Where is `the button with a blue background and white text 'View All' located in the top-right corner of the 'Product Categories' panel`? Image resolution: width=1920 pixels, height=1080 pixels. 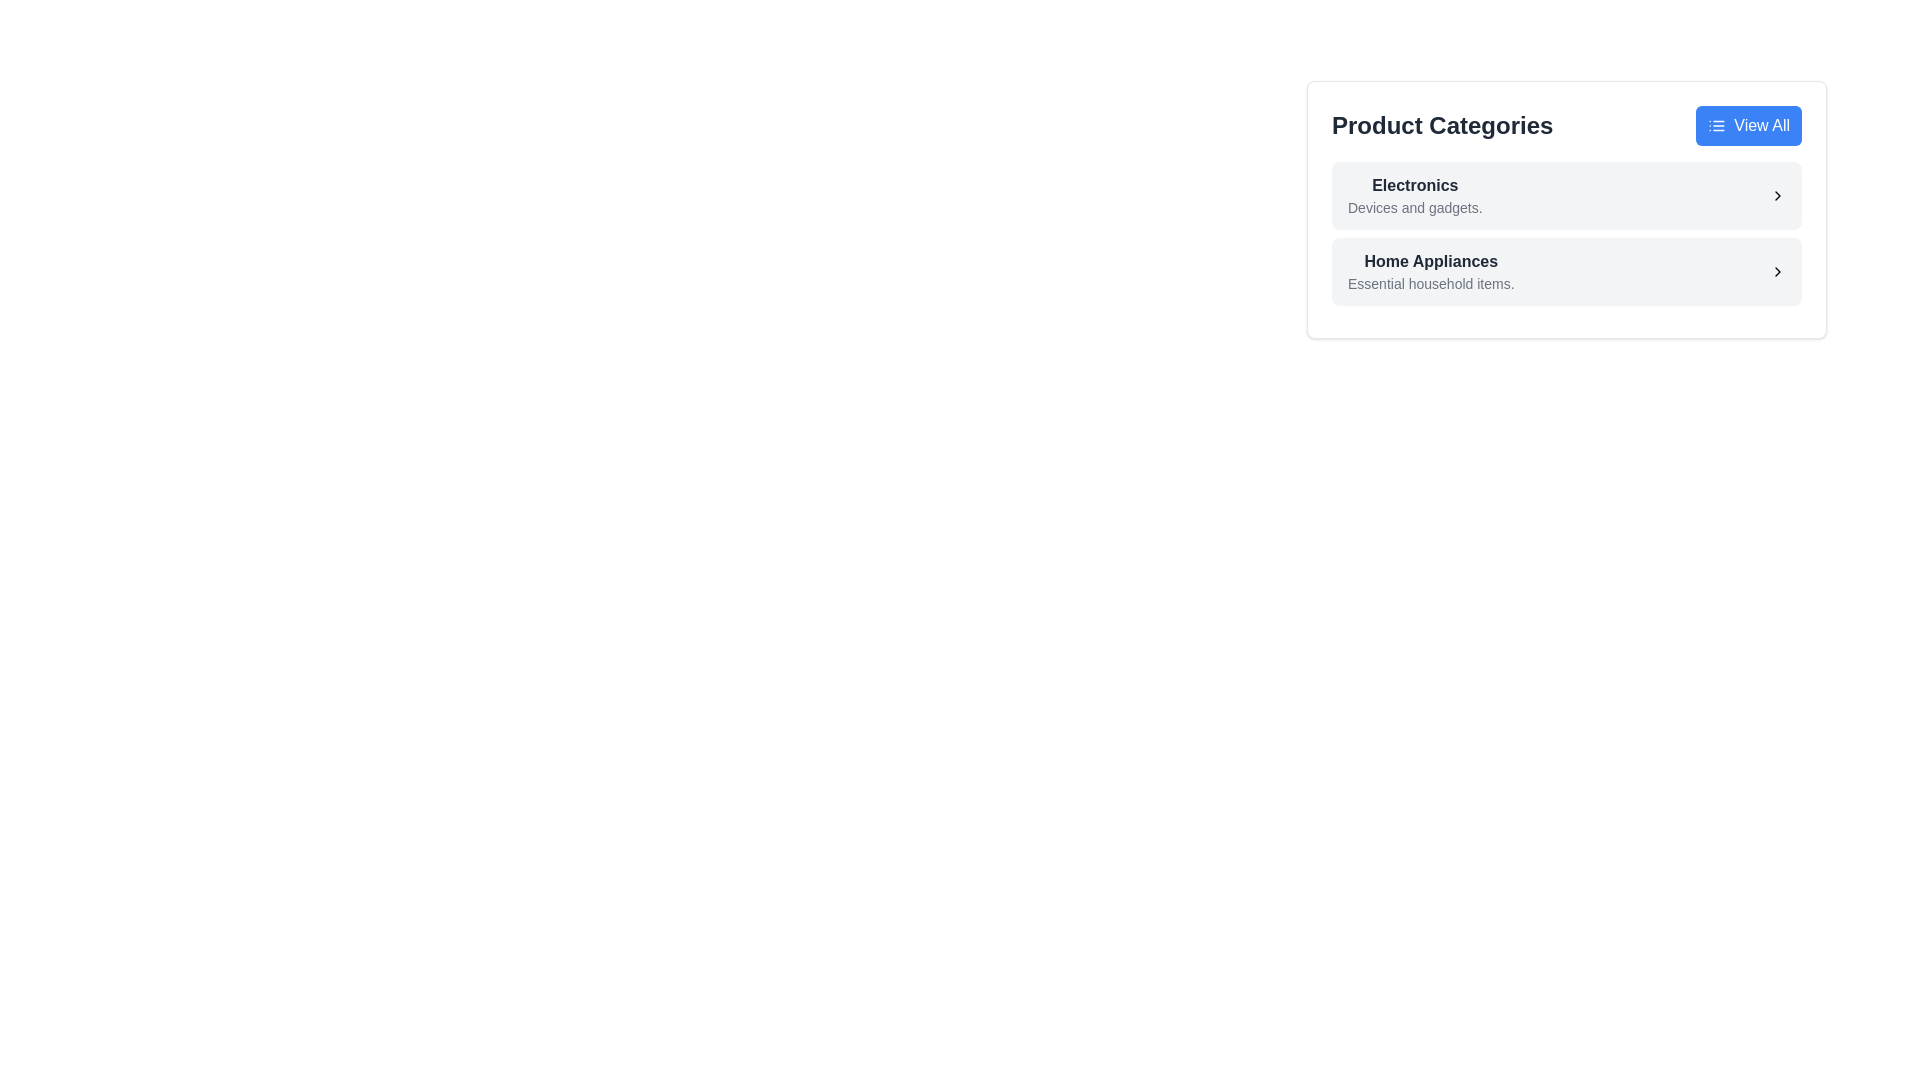
the button with a blue background and white text 'View All' located in the top-right corner of the 'Product Categories' panel is located at coordinates (1748, 126).